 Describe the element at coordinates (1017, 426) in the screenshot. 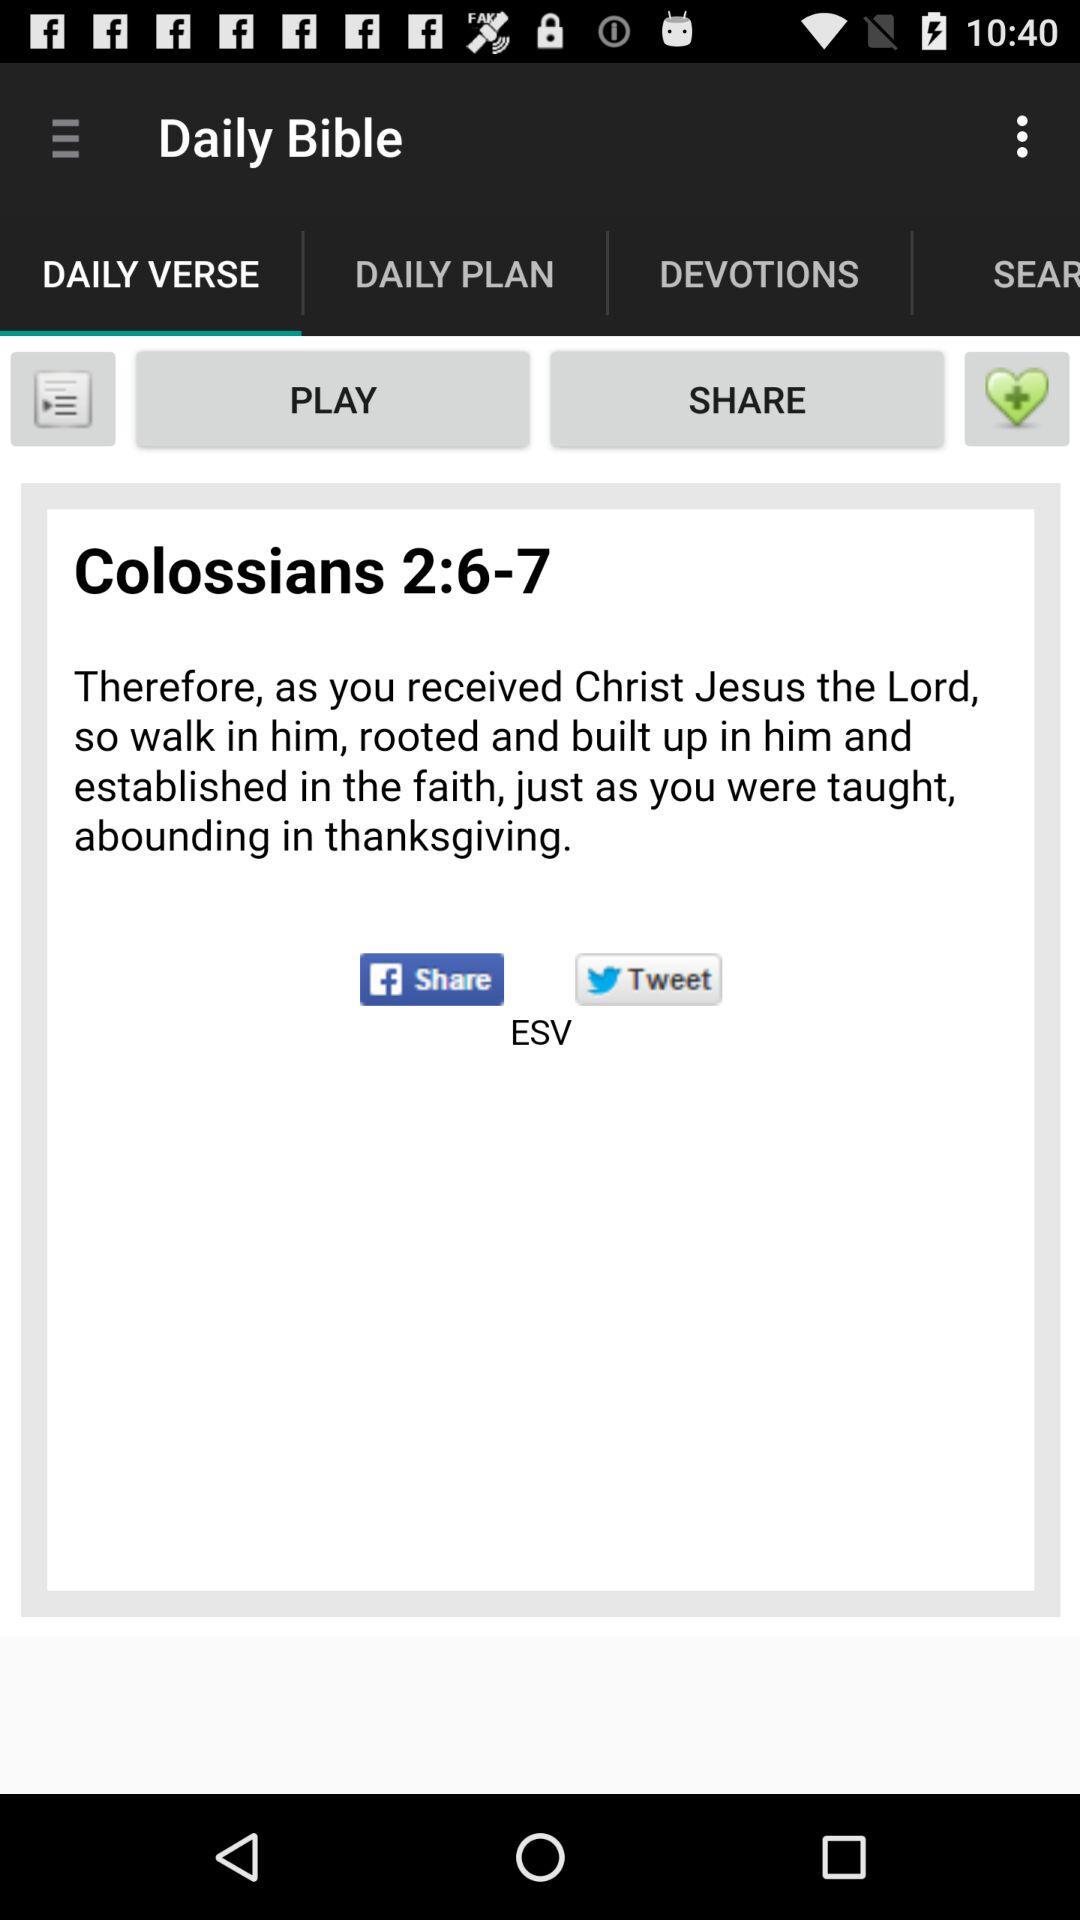

I see `the favorite icon` at that location.